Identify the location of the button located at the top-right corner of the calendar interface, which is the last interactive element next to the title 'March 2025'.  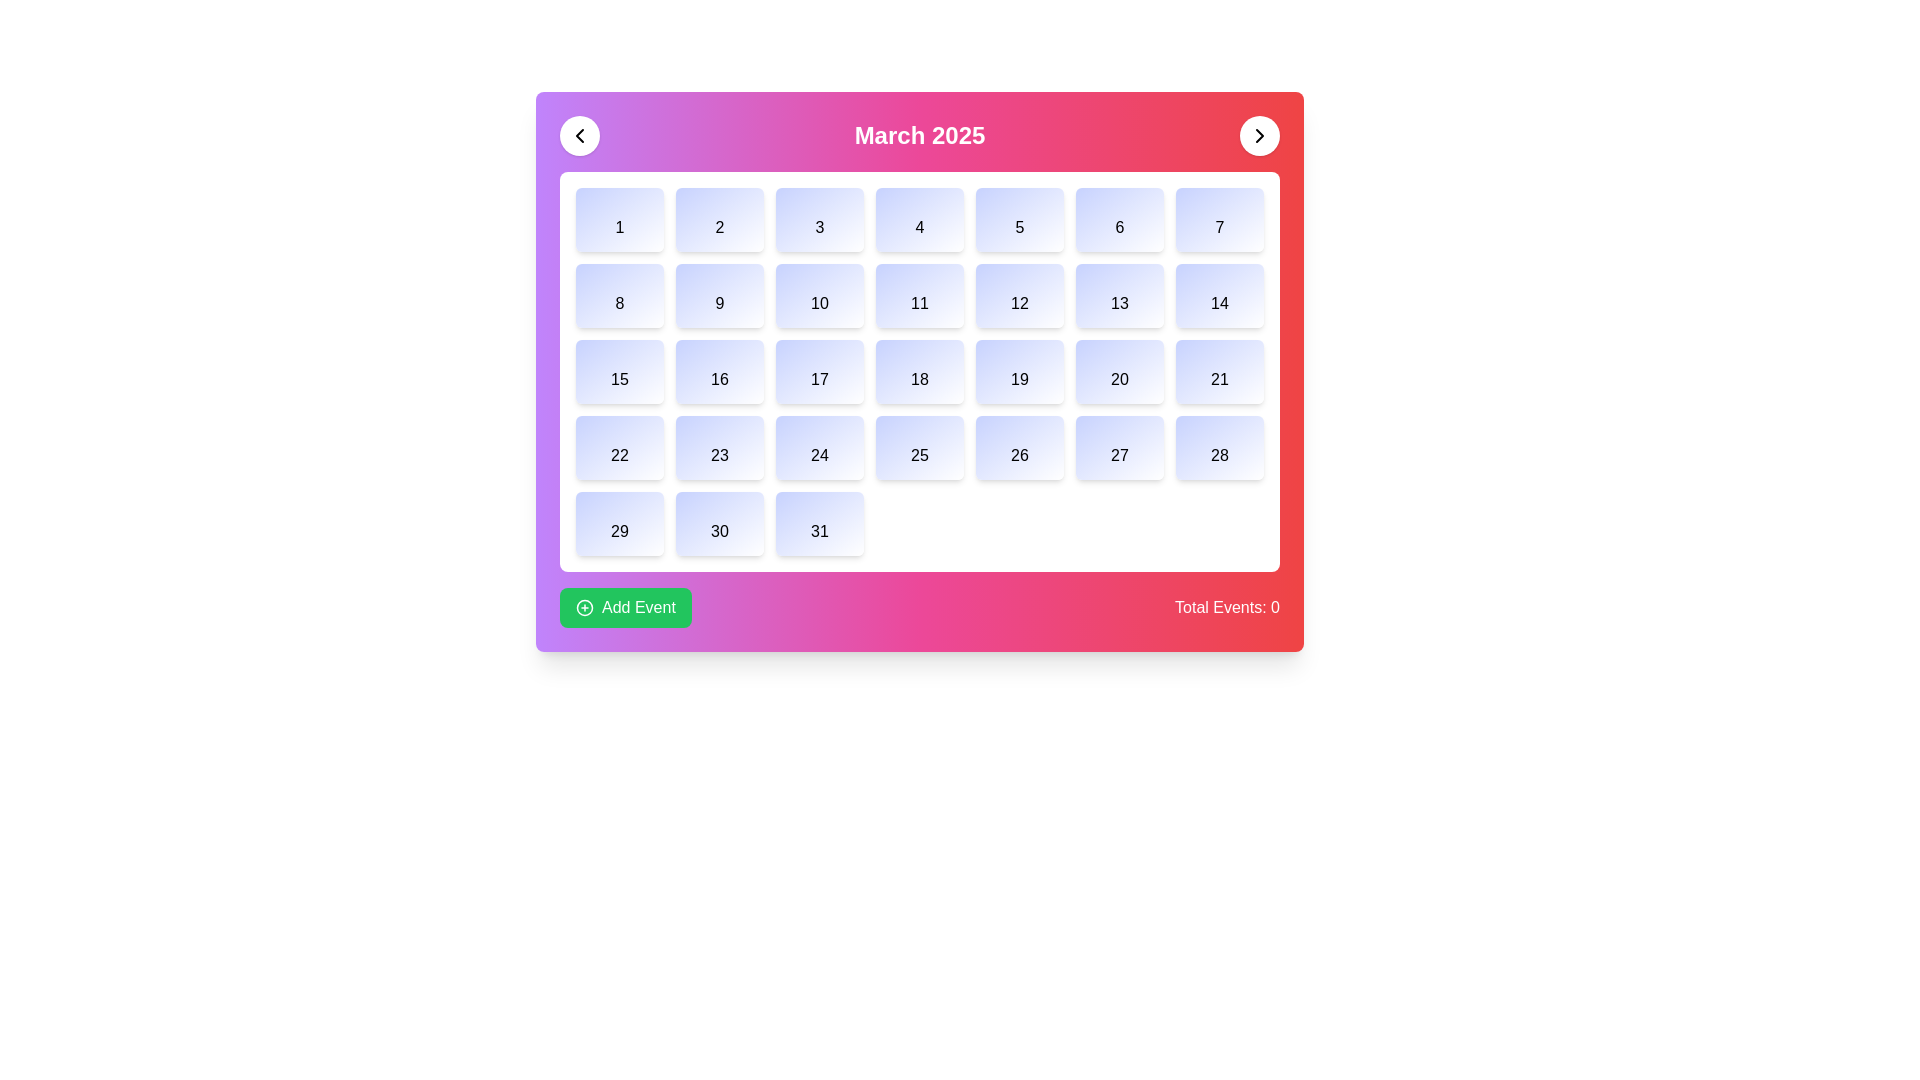
(1258, 135).